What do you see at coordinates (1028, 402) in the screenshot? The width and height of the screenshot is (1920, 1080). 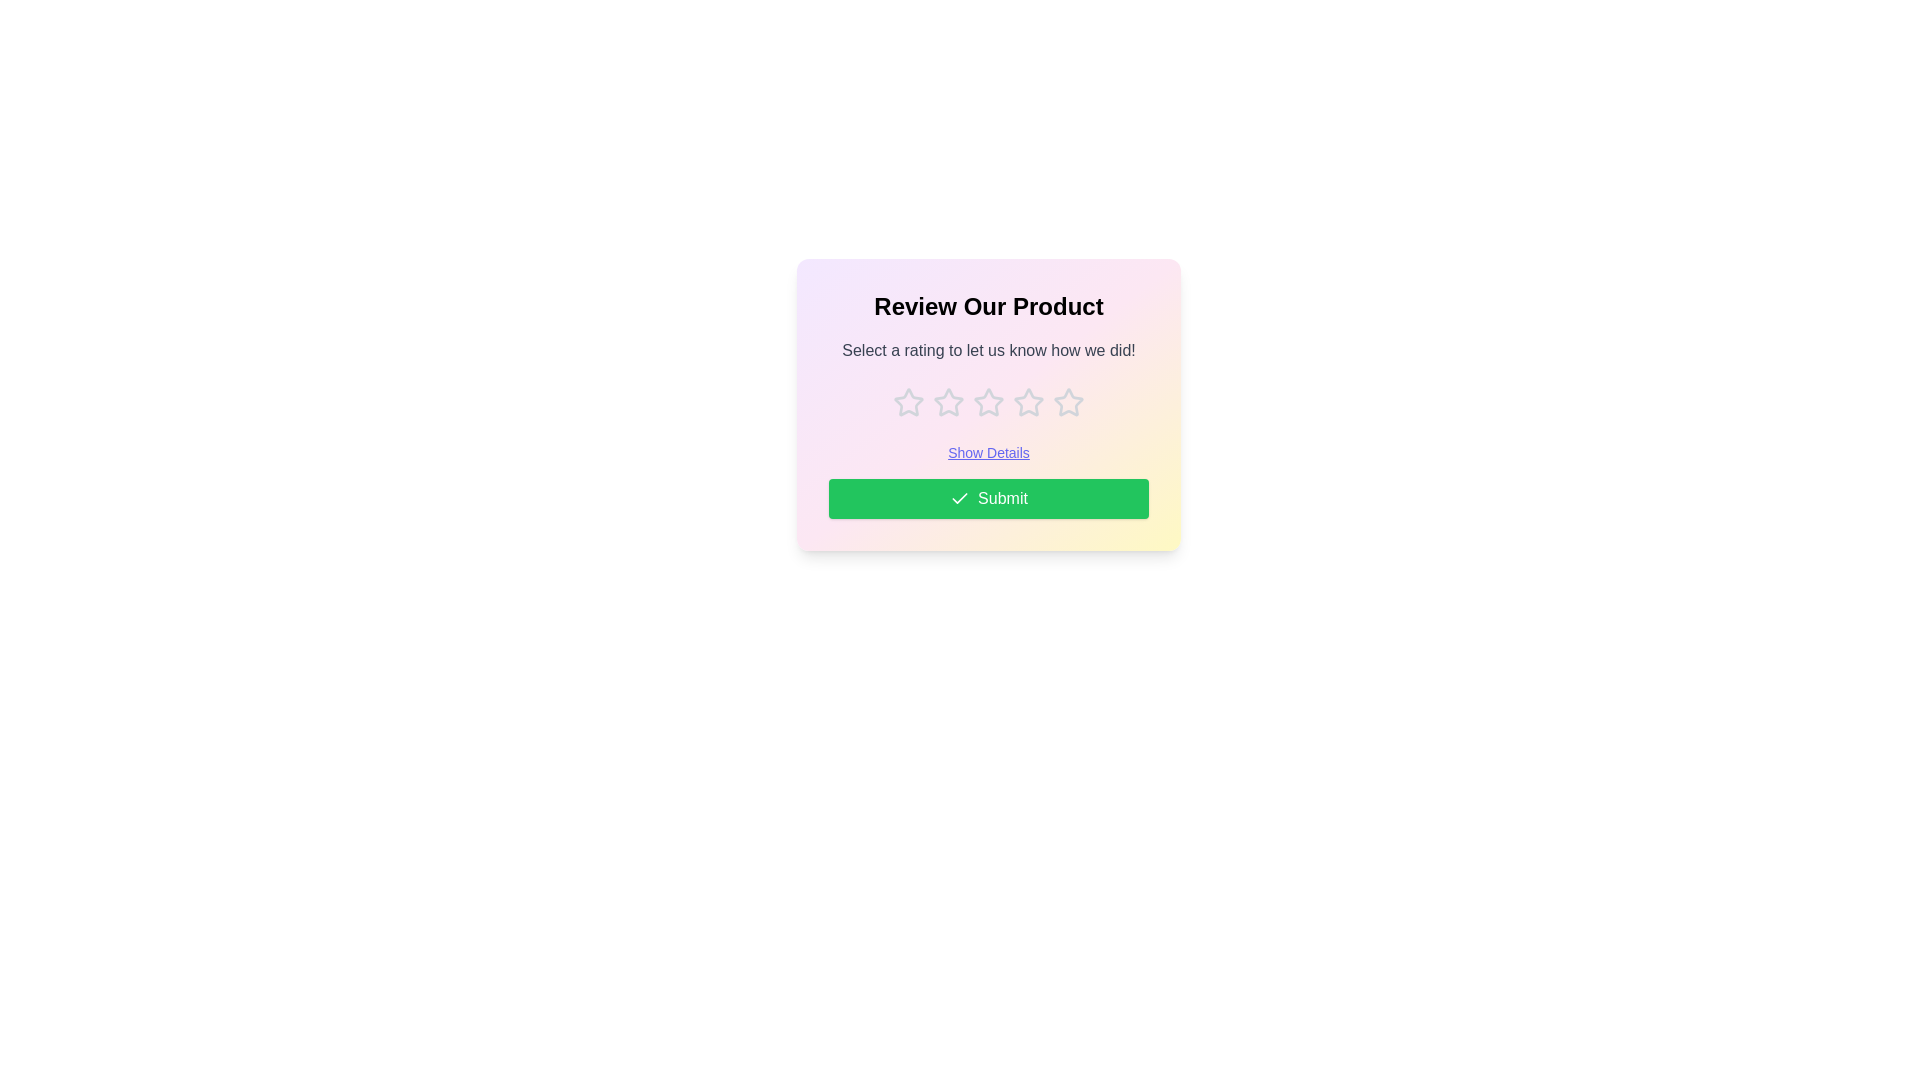 I see `the rating to 4 stars by clicking on the corresponding star` at bounding box center [1028, 402].